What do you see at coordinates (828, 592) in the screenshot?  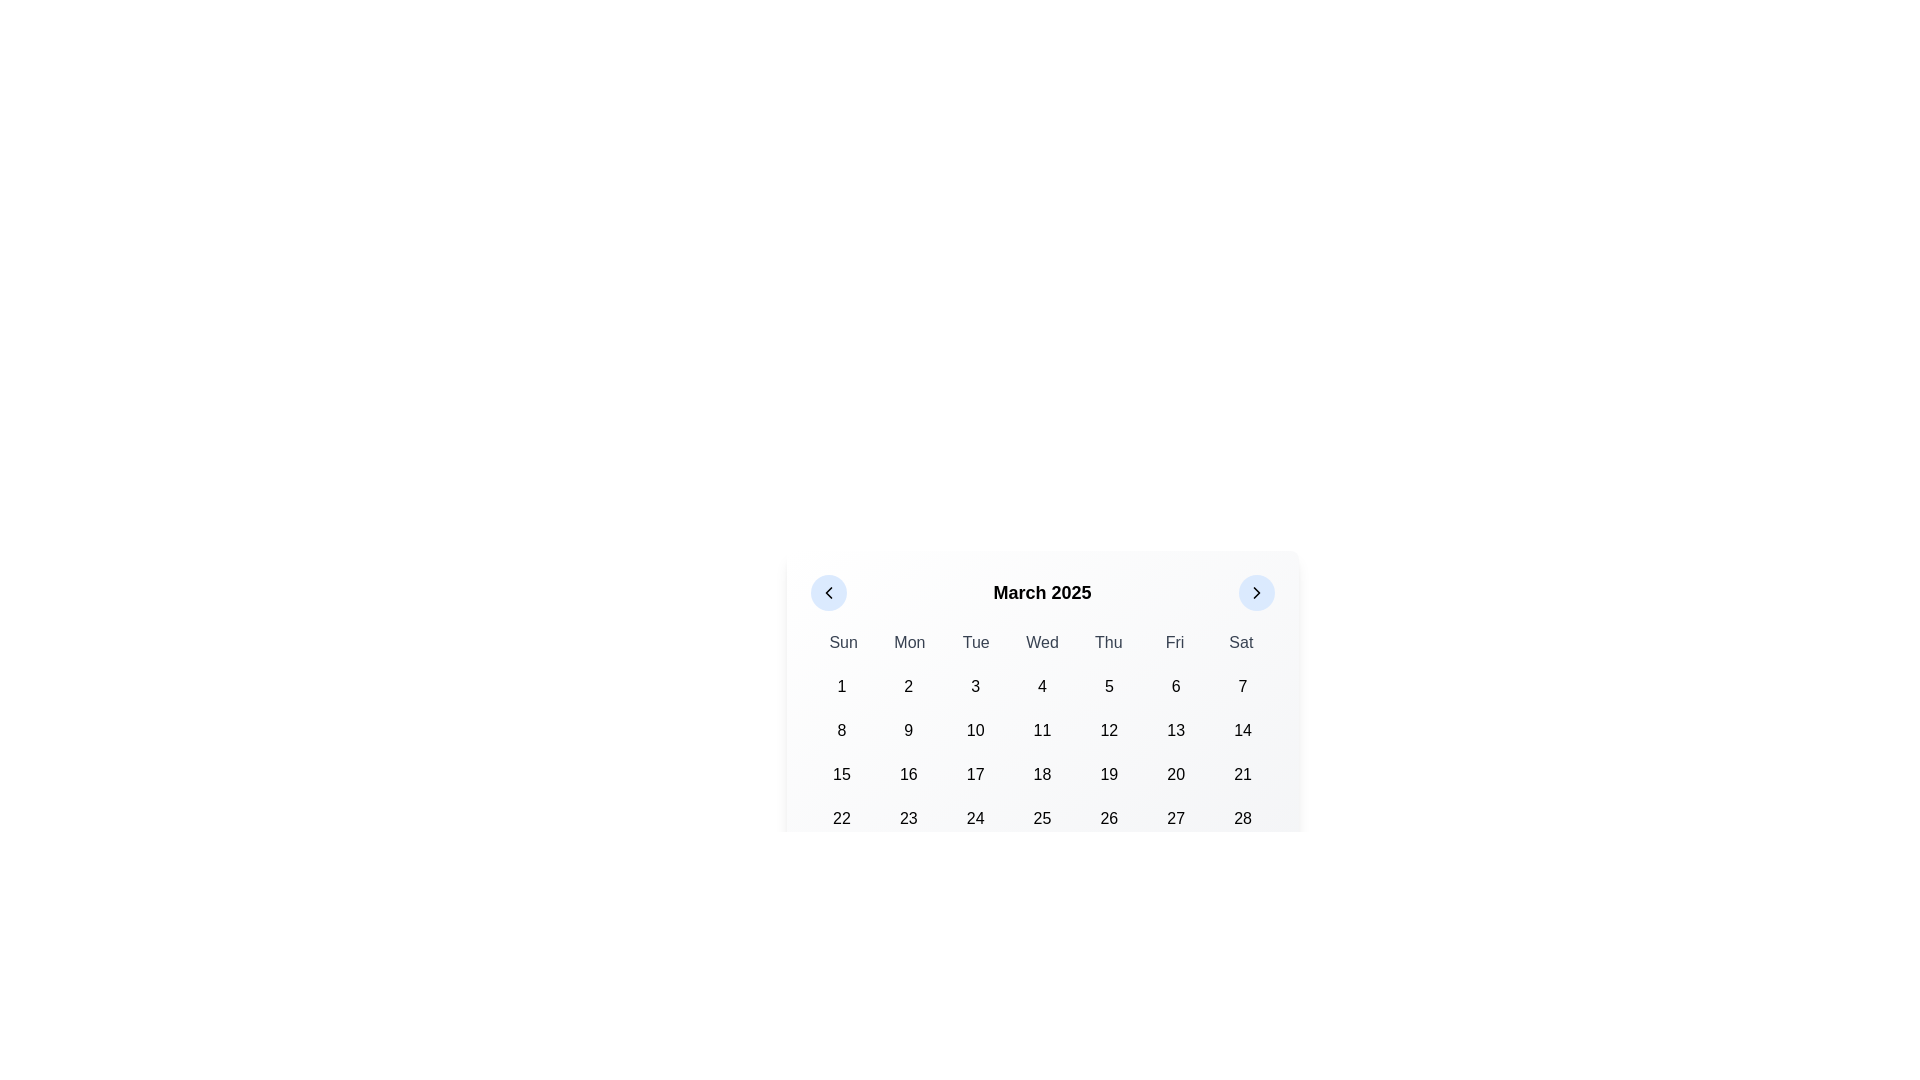 I see `the circular icon button located to the left of the header 'March 2025' on the calendar interface` at bounding box center [828, 592].